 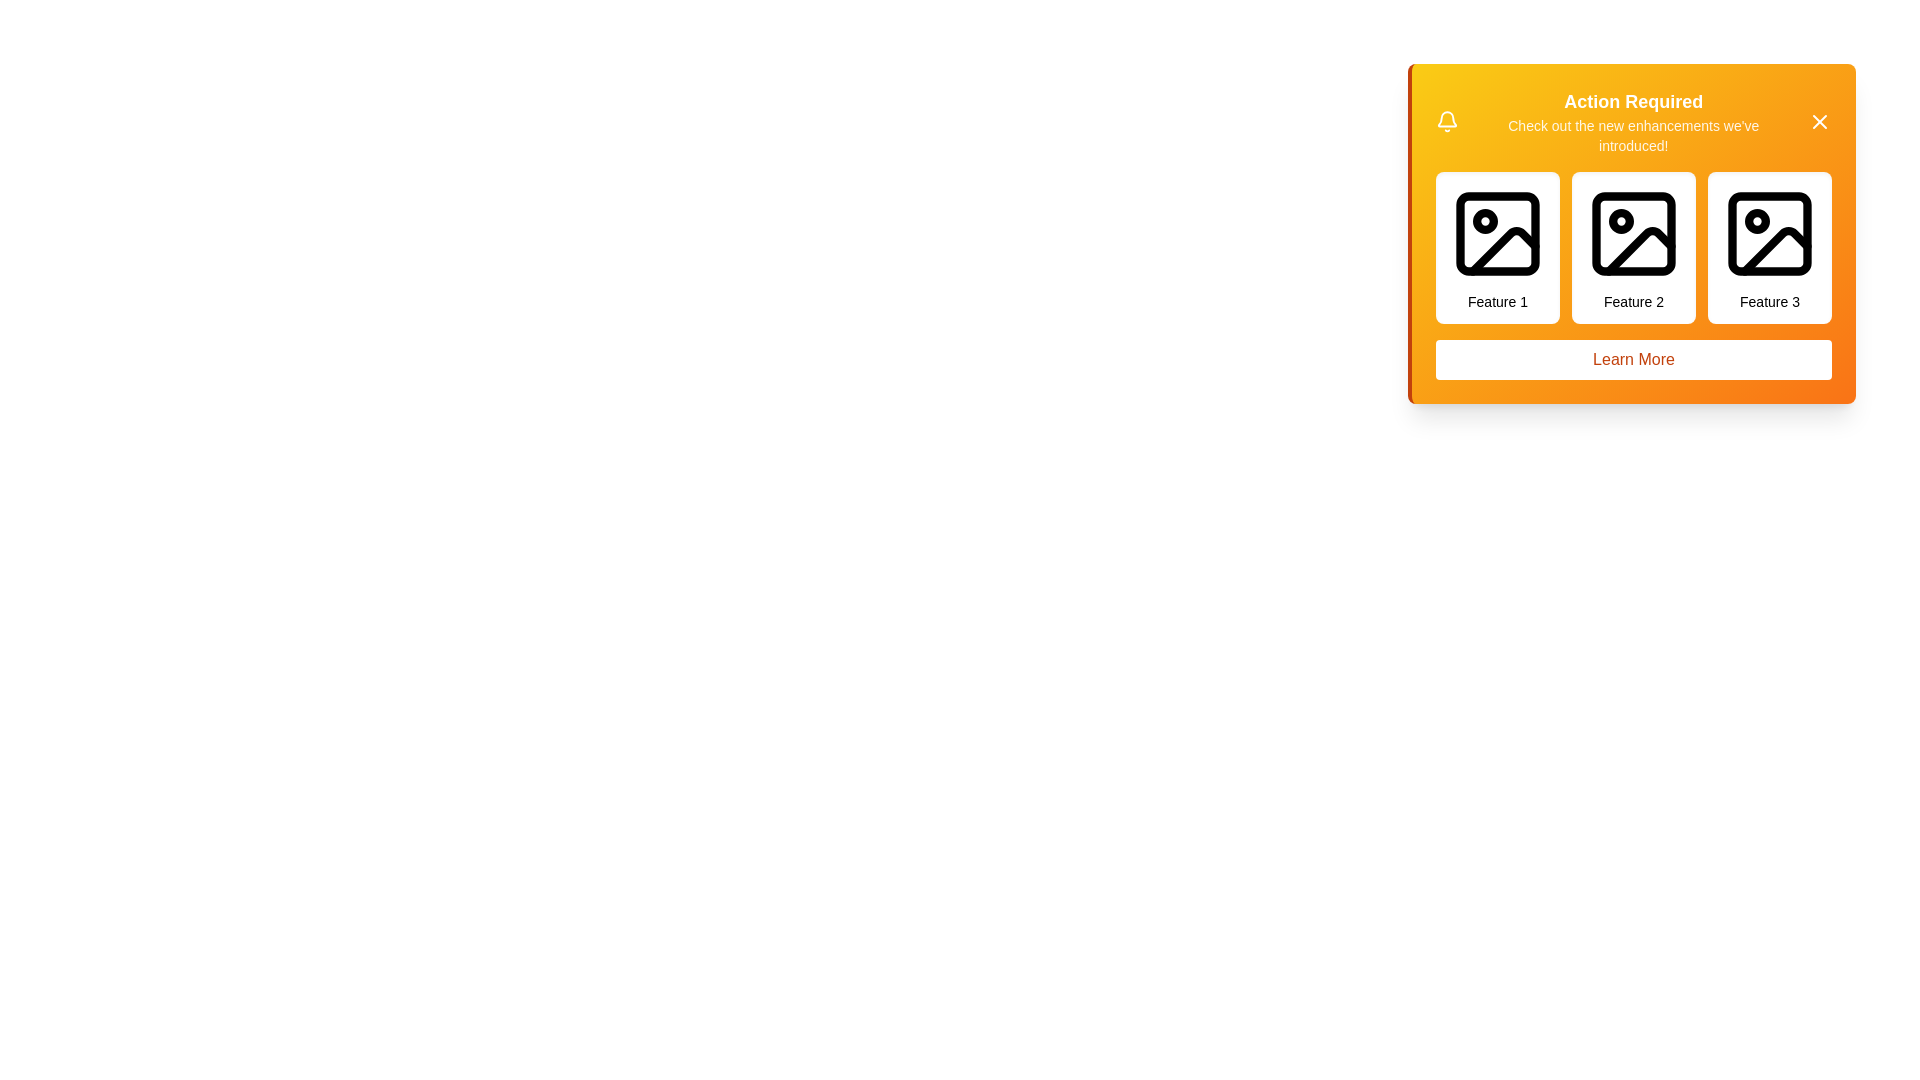 I want to click on the close button to hide the snackbar, so click(x=1819, y=122).